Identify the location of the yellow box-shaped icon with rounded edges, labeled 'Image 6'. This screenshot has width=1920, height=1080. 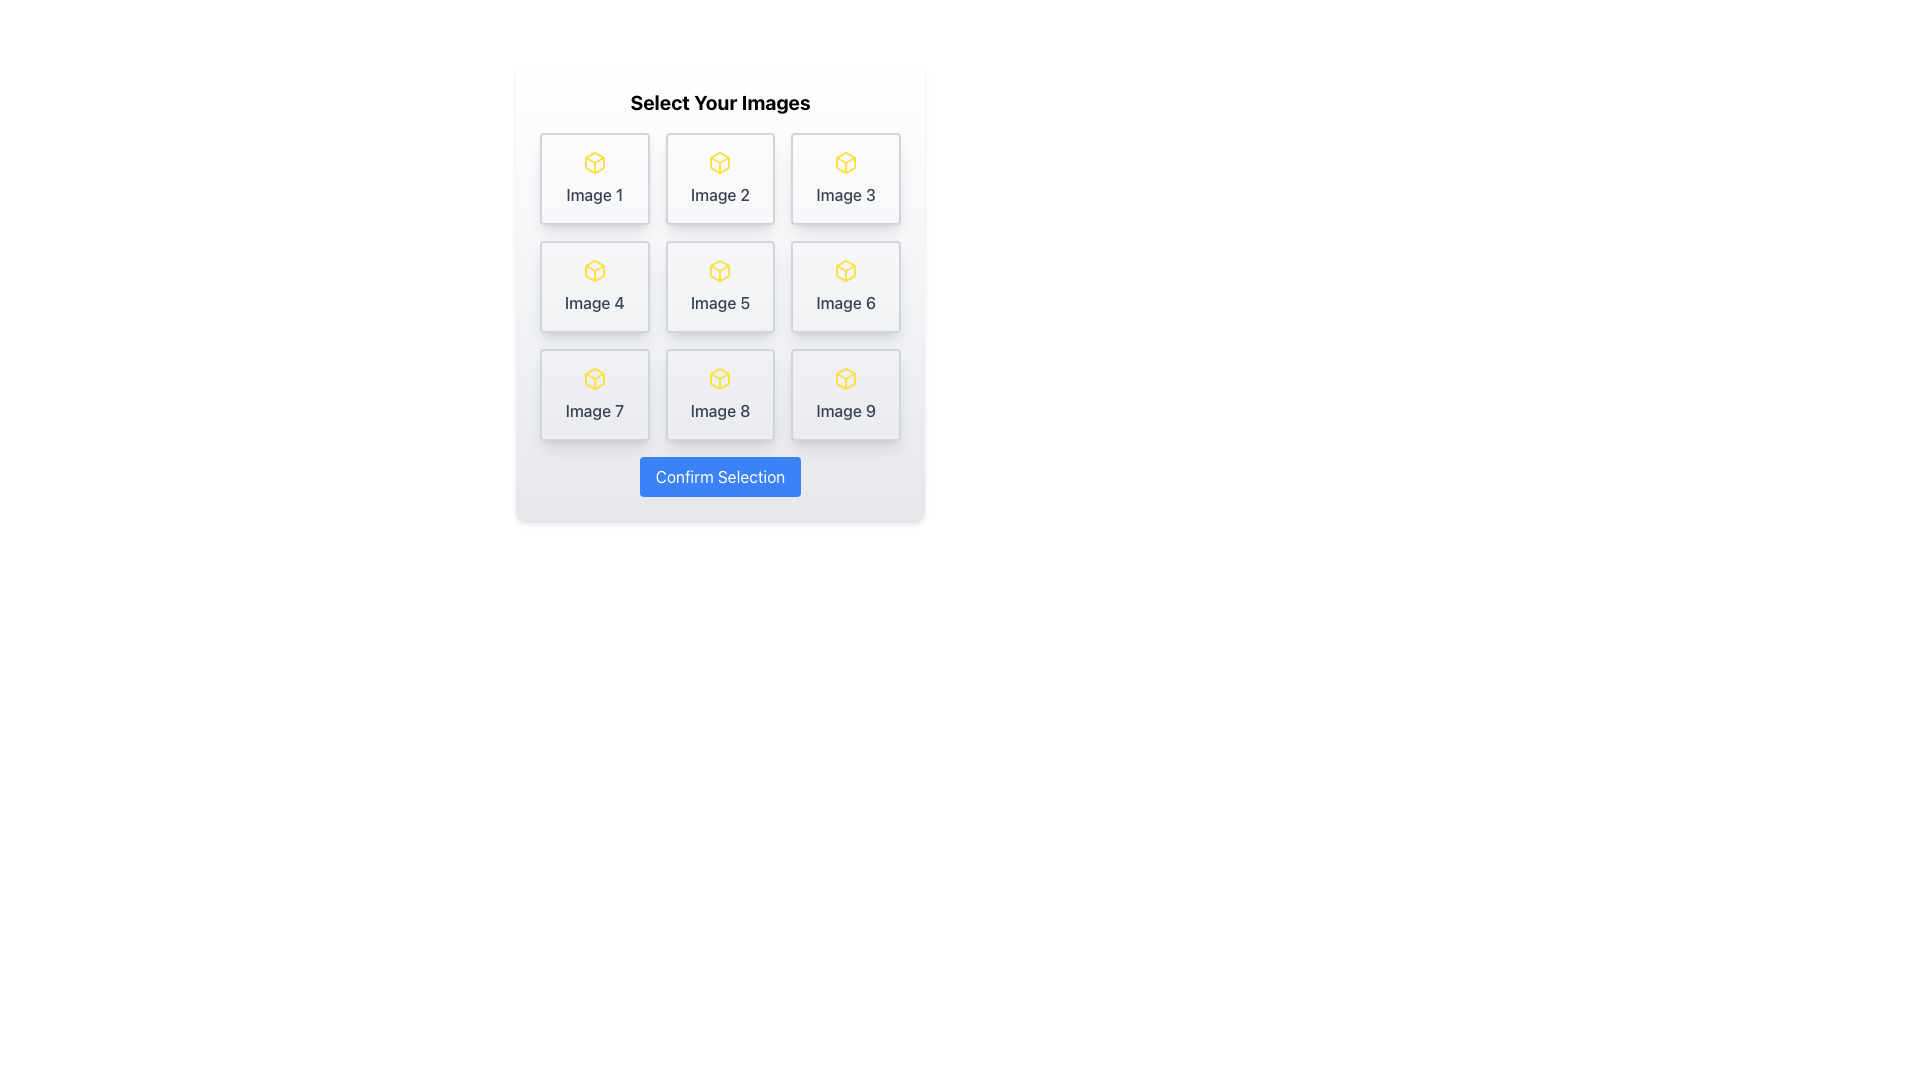
(846, 270).